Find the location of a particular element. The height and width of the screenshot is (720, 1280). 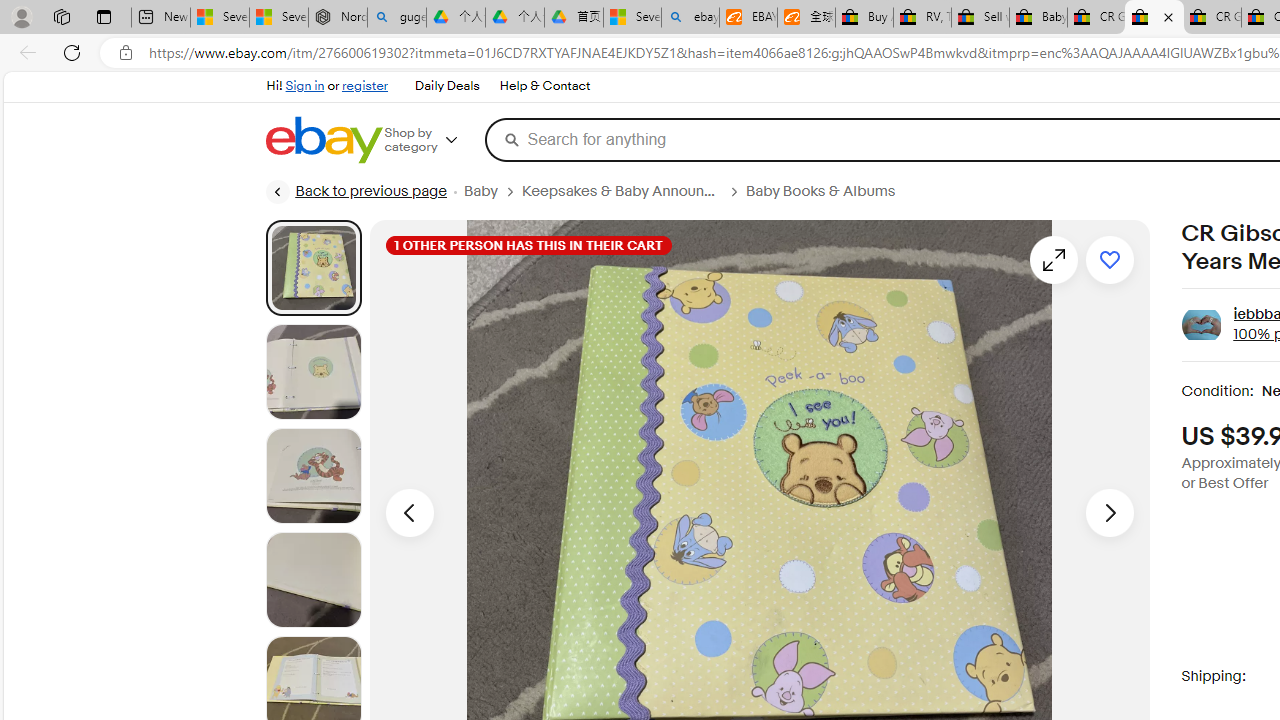

'Daily Deals' is located at coordinates (445, 85).